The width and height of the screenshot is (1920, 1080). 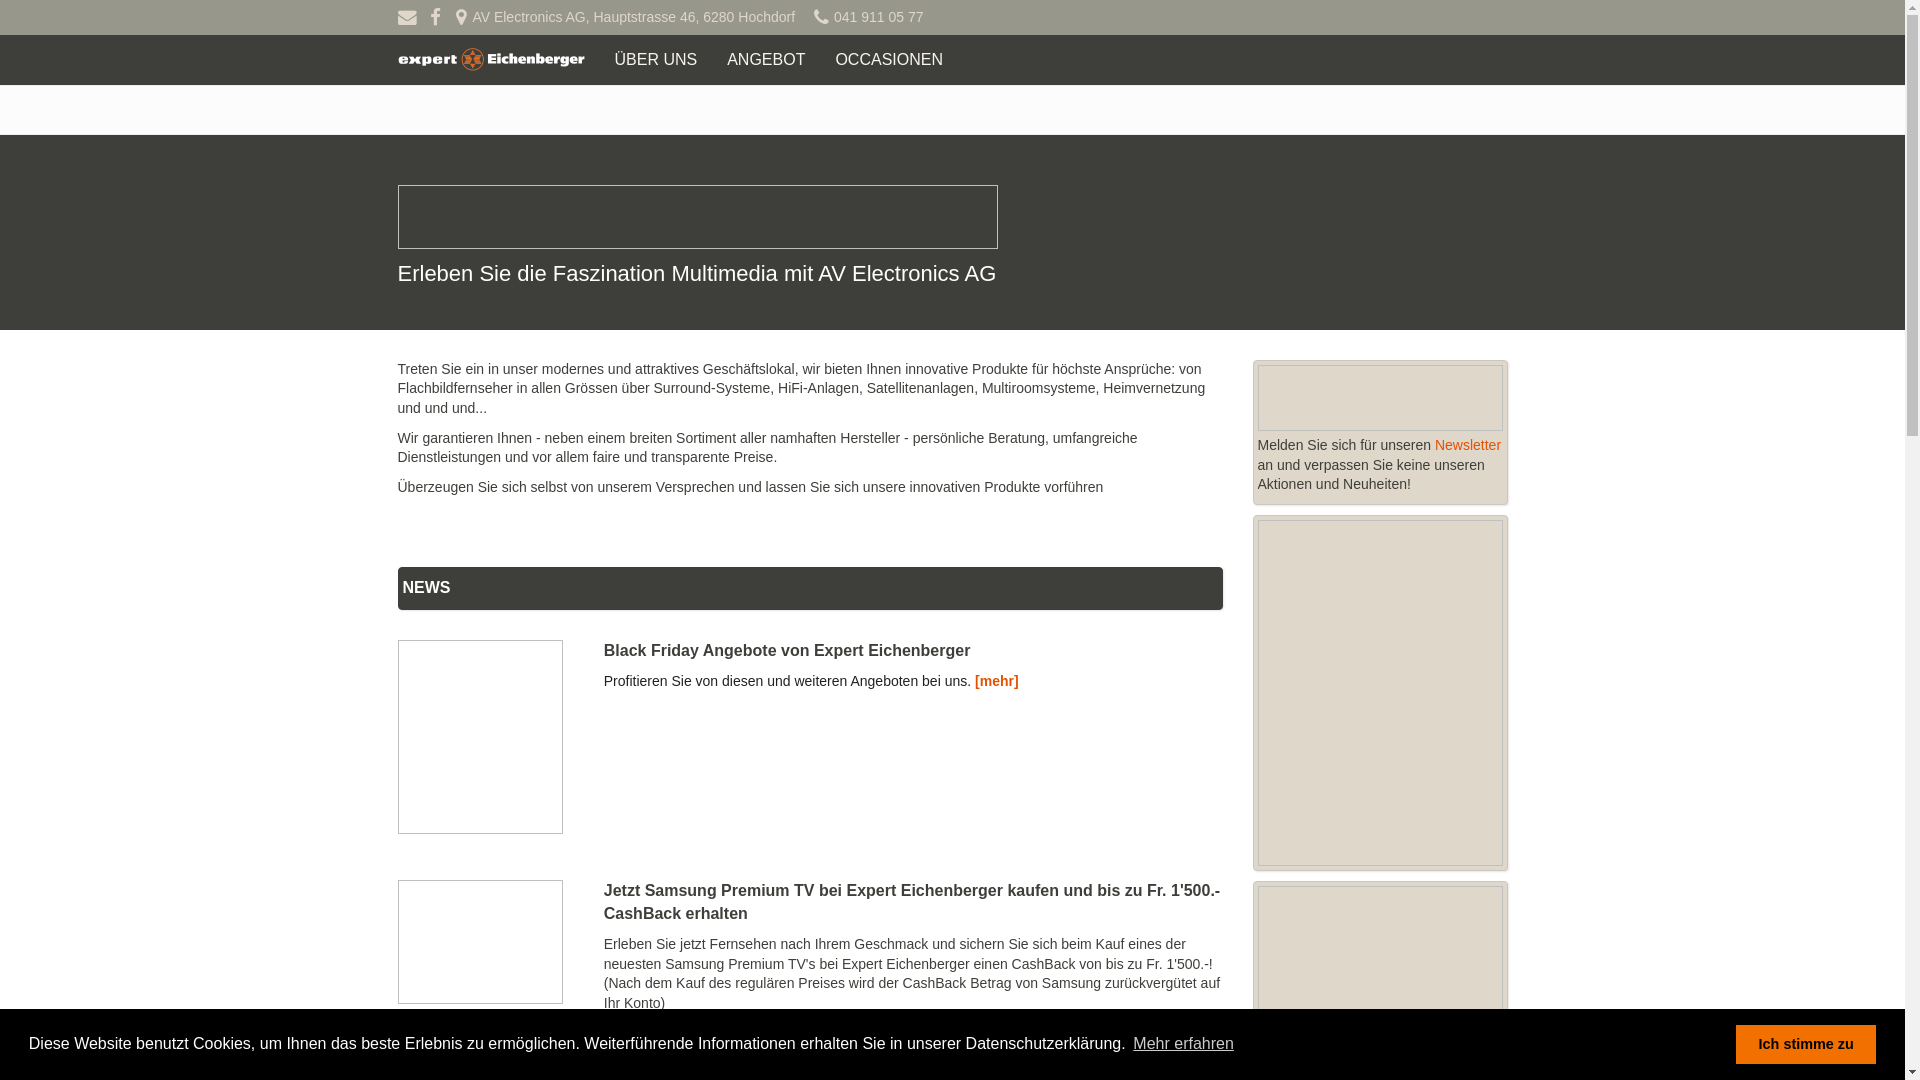 I want to click on '[mehr]', so click(x=997, y=680).